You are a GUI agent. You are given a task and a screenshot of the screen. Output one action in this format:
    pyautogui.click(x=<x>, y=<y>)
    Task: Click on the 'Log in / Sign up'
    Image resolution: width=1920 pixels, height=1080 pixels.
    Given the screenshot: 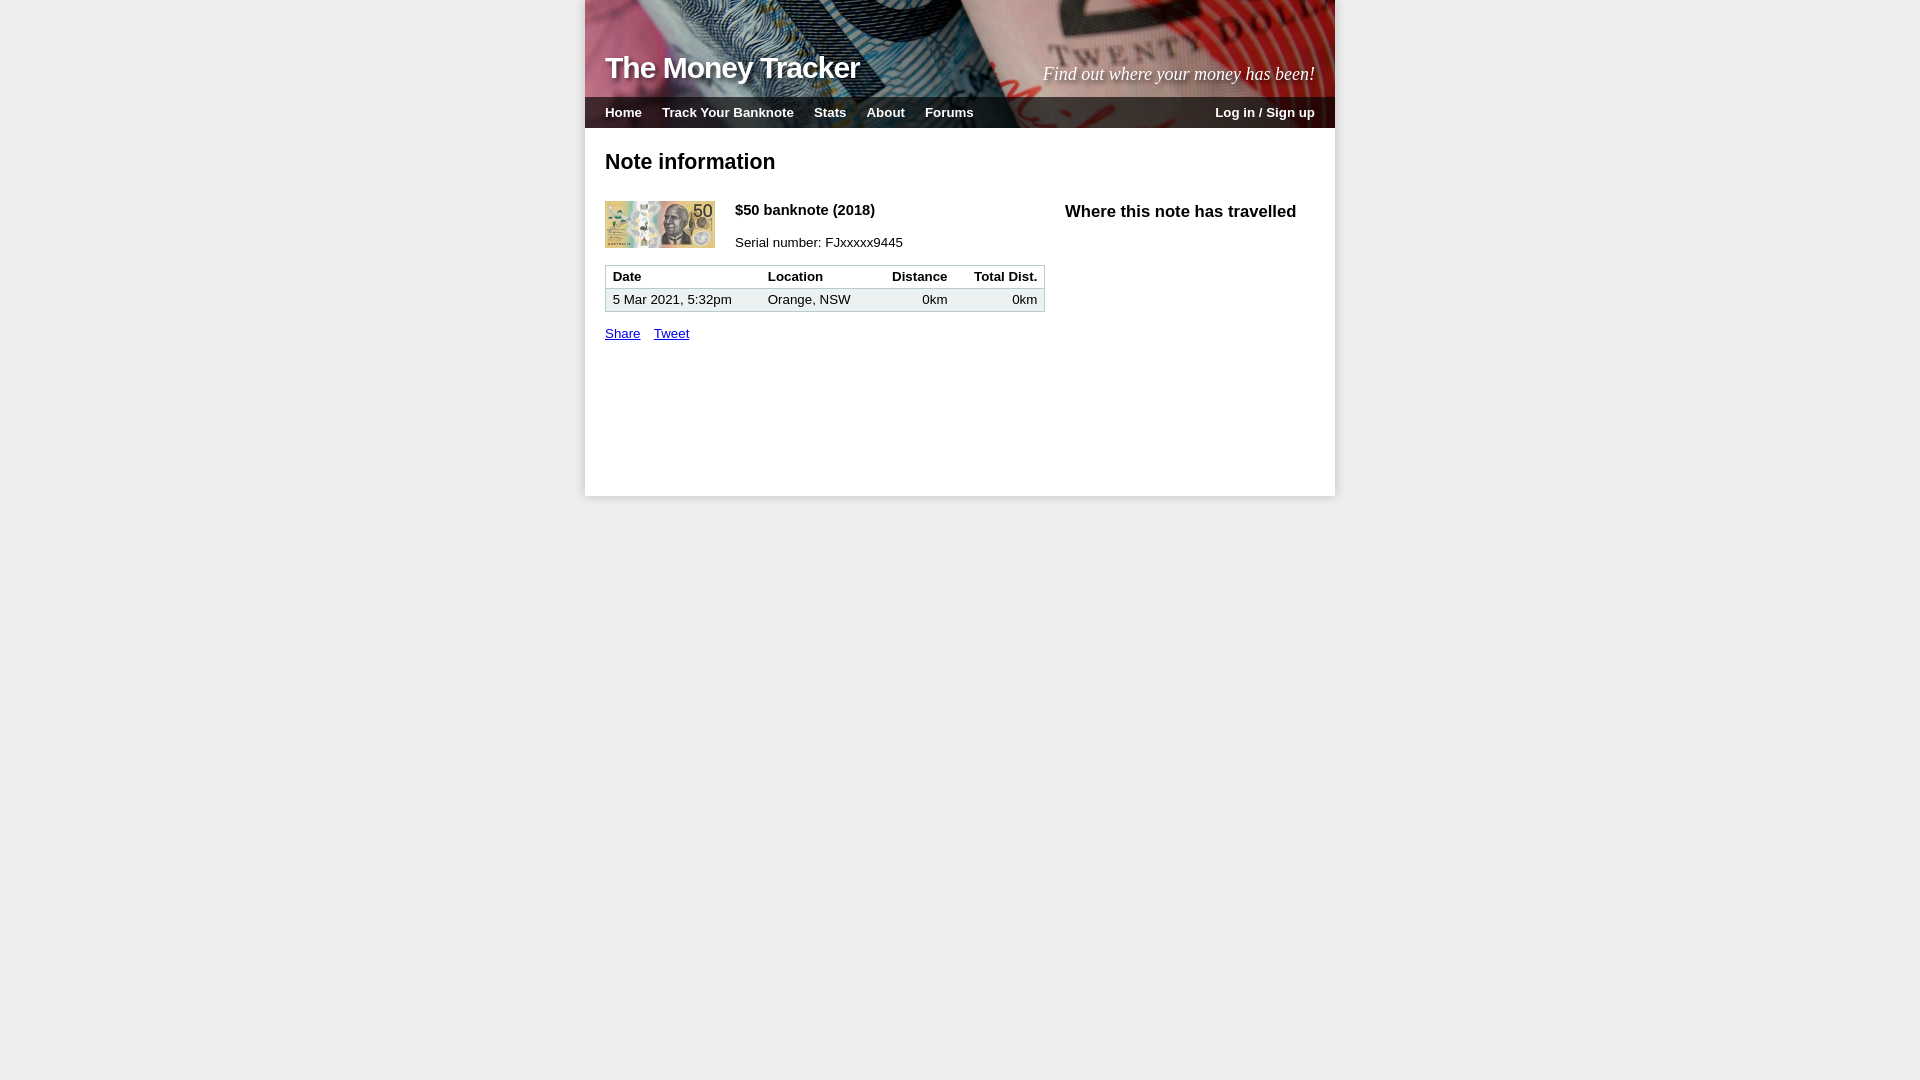 What is the action you would take?
    pyautogui.click(x=1264, y=112)
    